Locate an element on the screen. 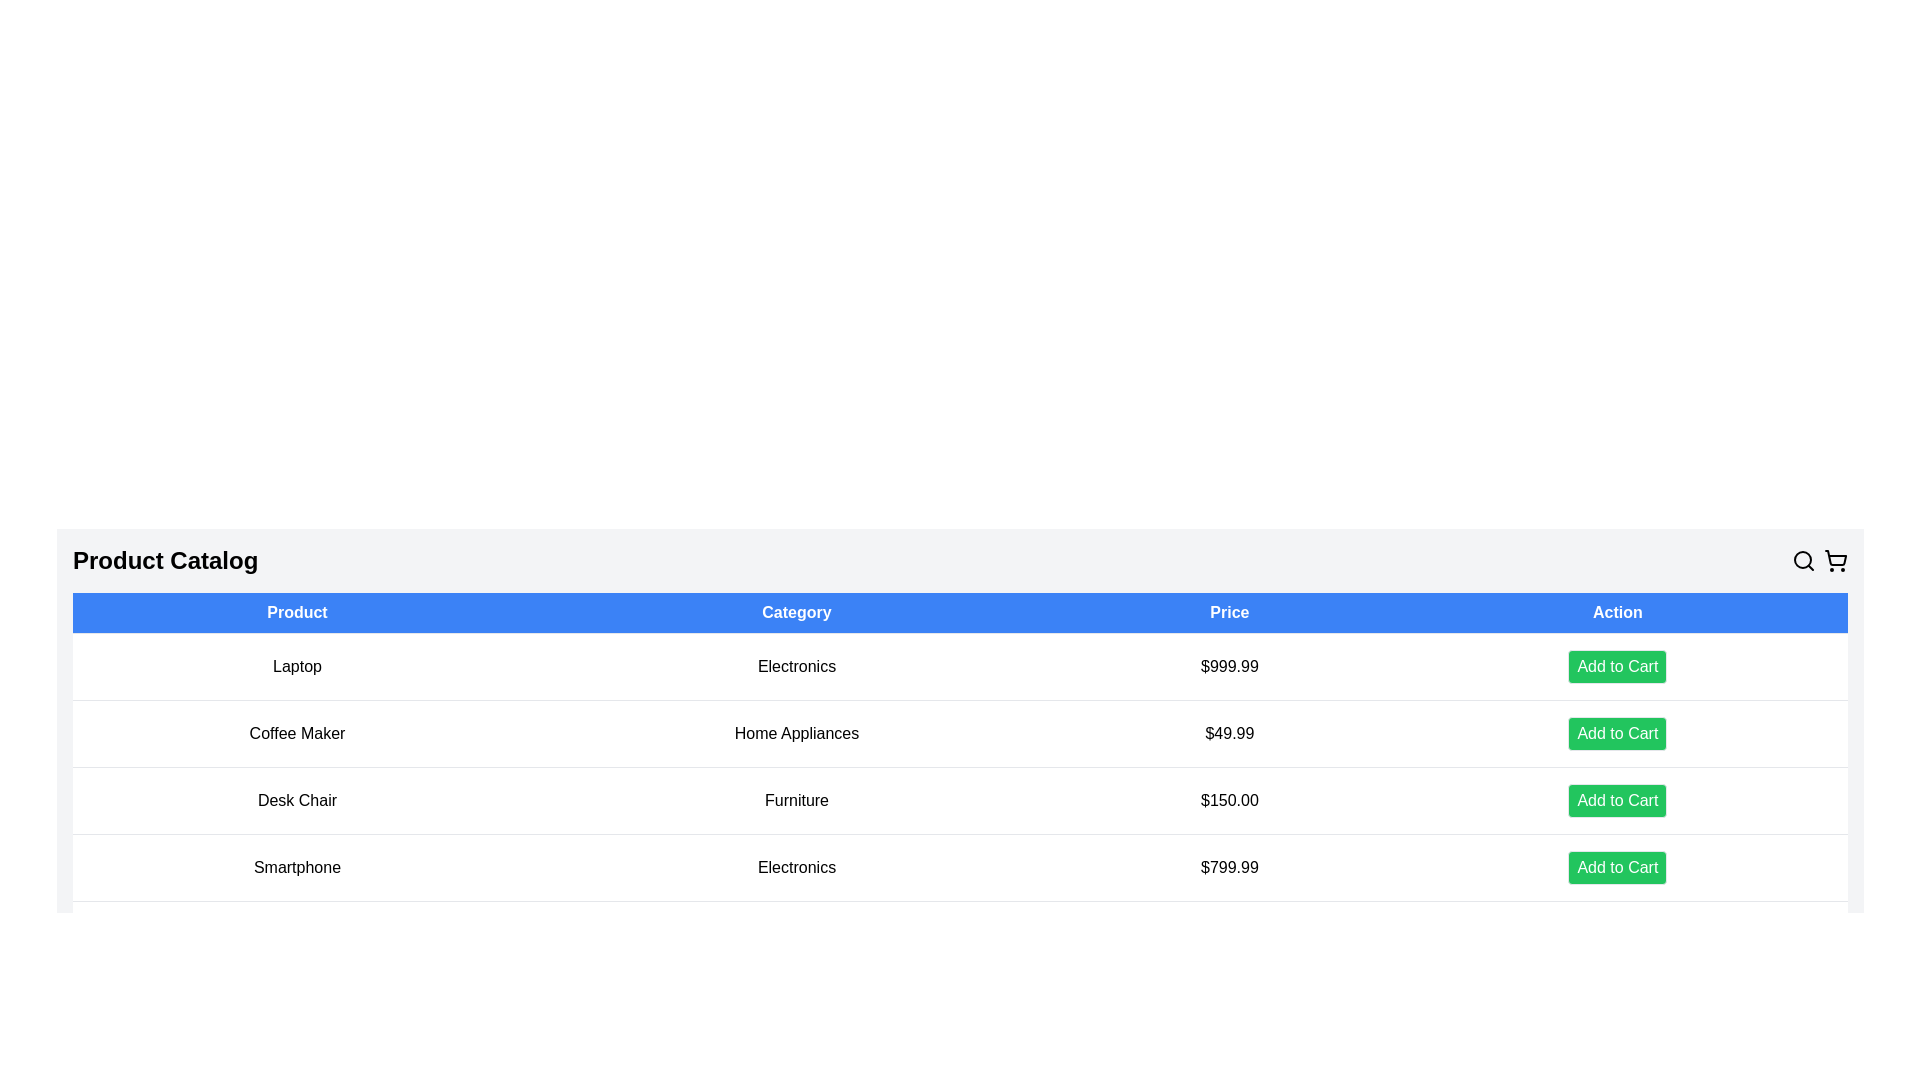 The height and width of the screenshot is (1080, 1920). the button in the fourth row of the 'Action' column is located at coordinates (1617, 866).